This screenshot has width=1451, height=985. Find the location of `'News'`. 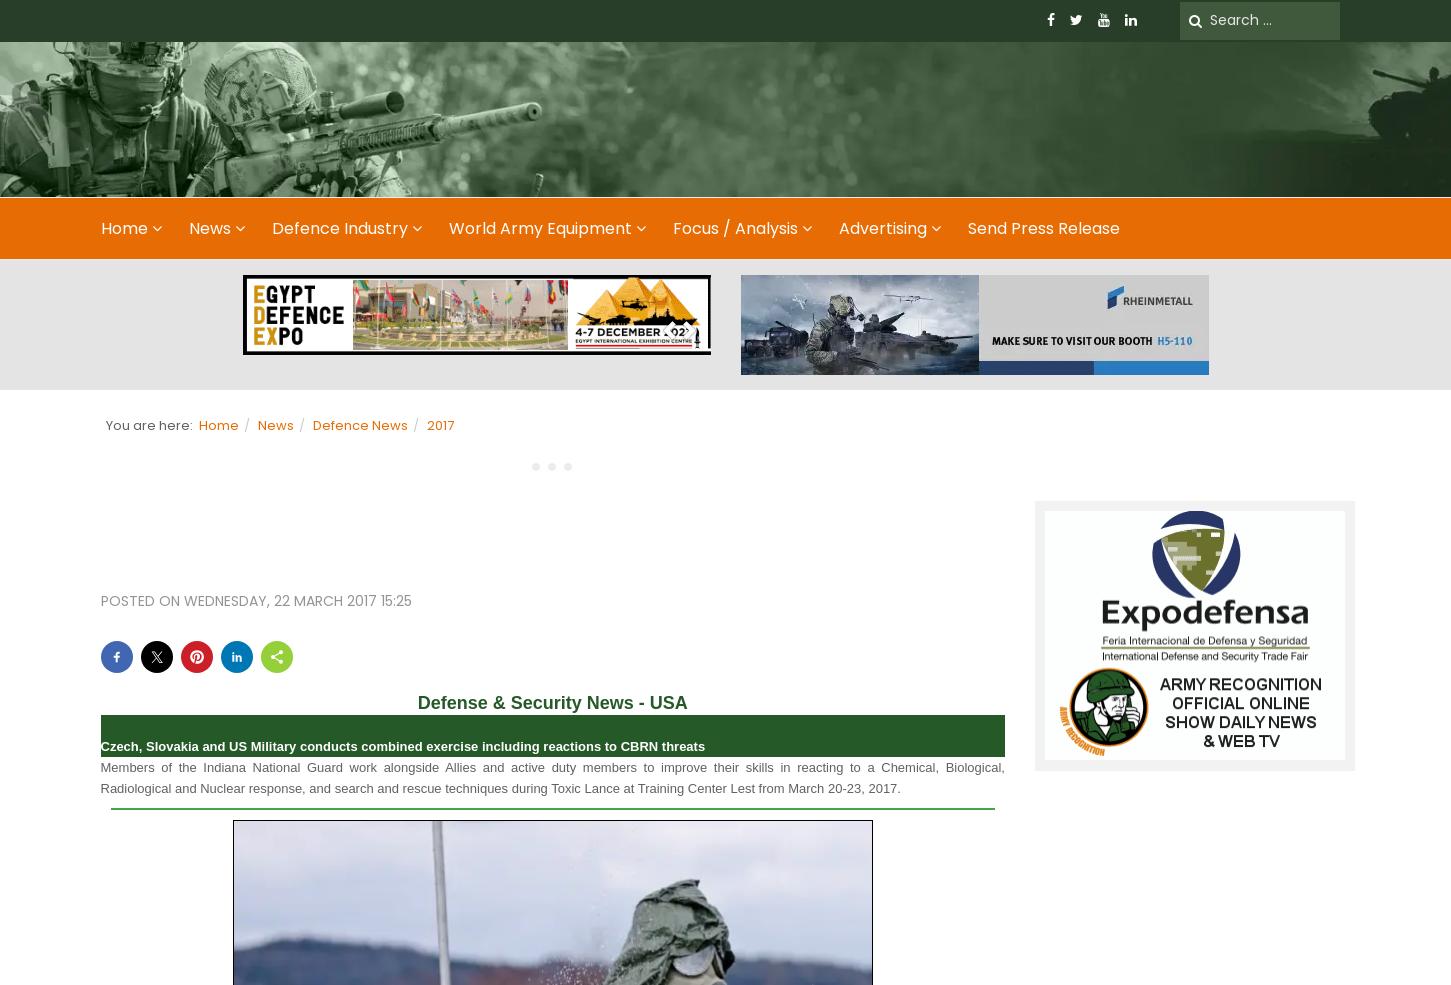

'News' is located at coordinates (273, 423).